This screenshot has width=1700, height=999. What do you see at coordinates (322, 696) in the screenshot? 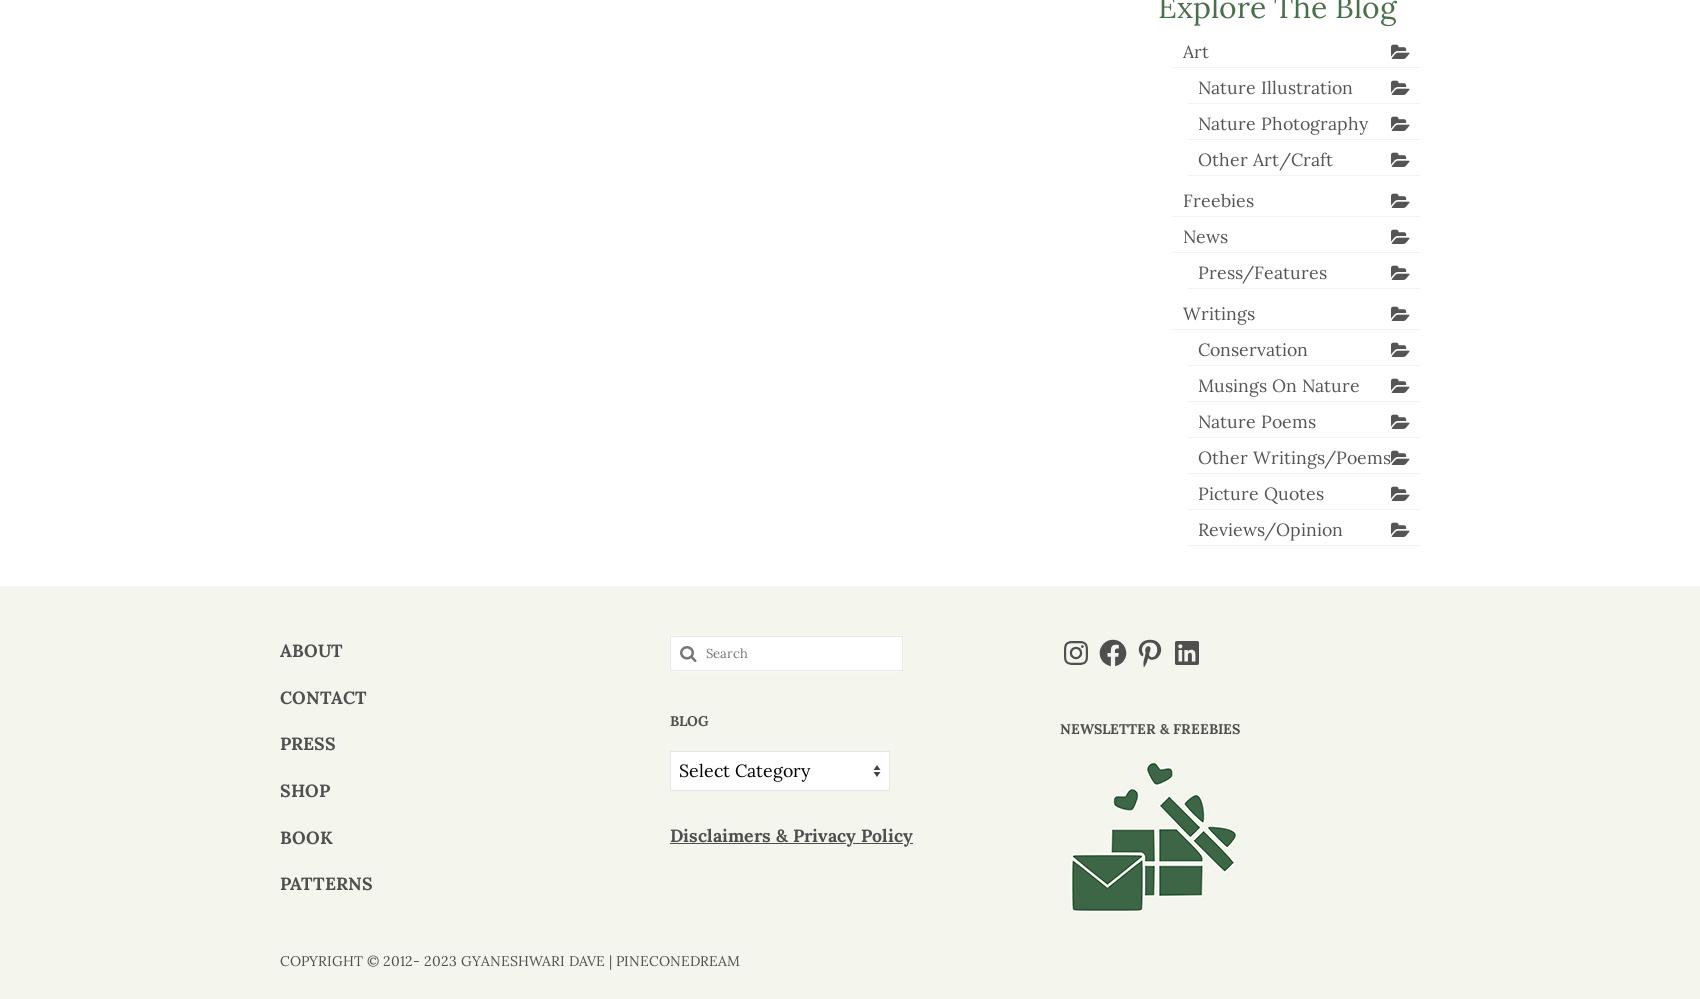
I see `'CONTACT'` at bounding box center [322, 696].